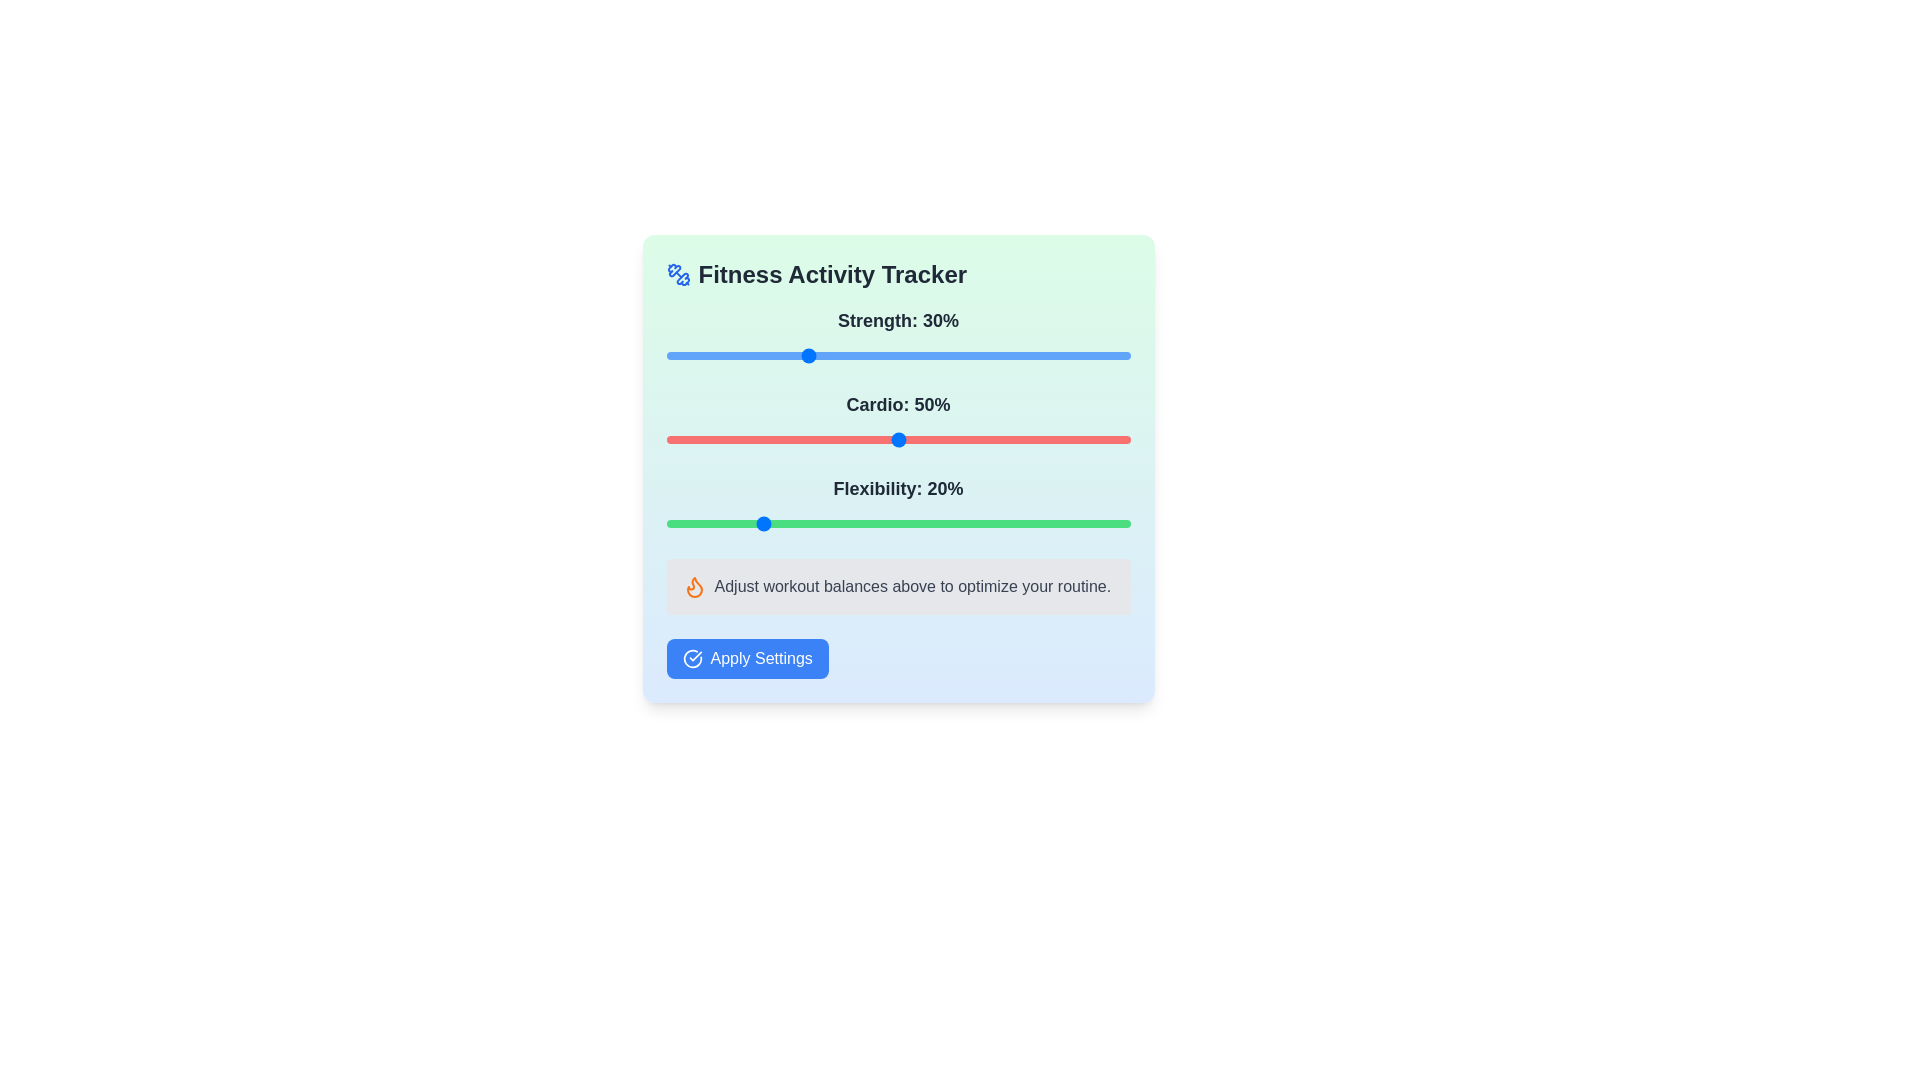 This screenshot has height=1080, width=1920. What do you see at coordinates (1097, 438) in the screenshot?
I see `the Cardio slider` at bounding box center [1097, 438].